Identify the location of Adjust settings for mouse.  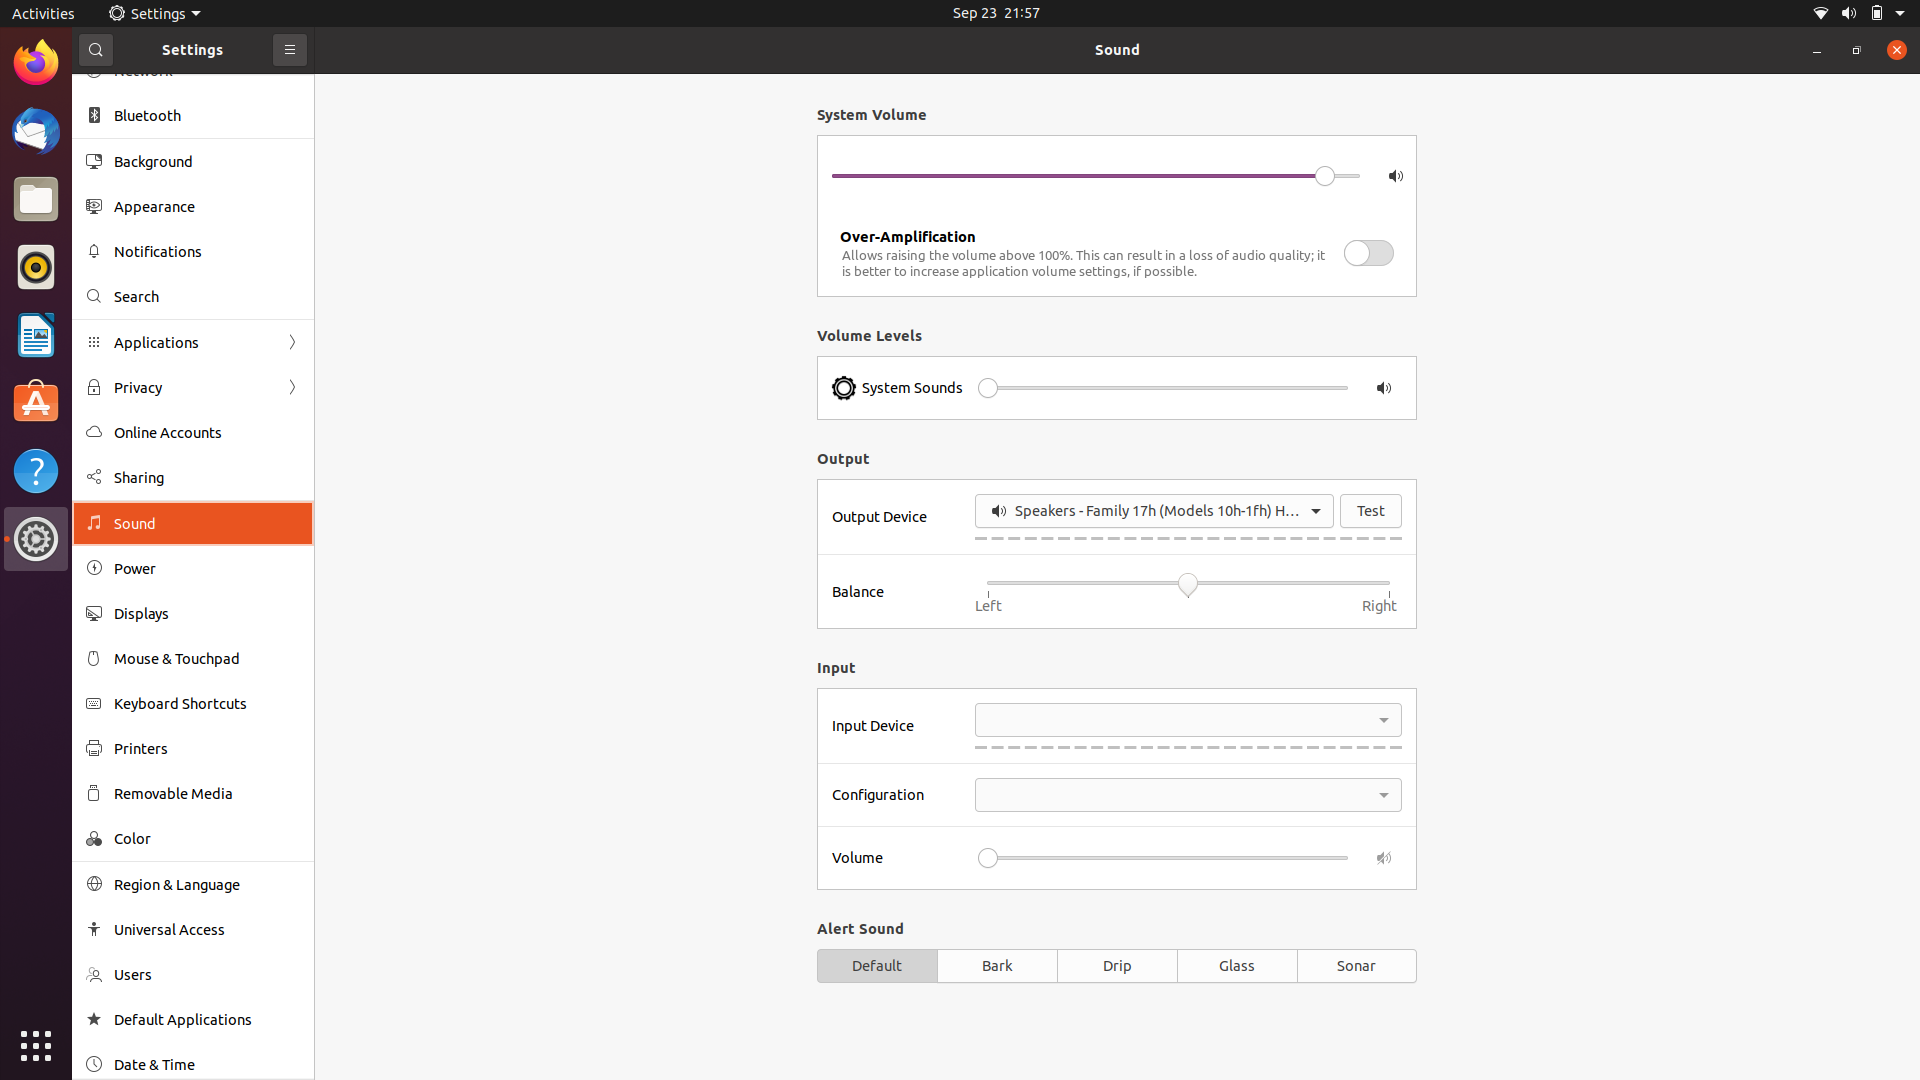
(190, 659).